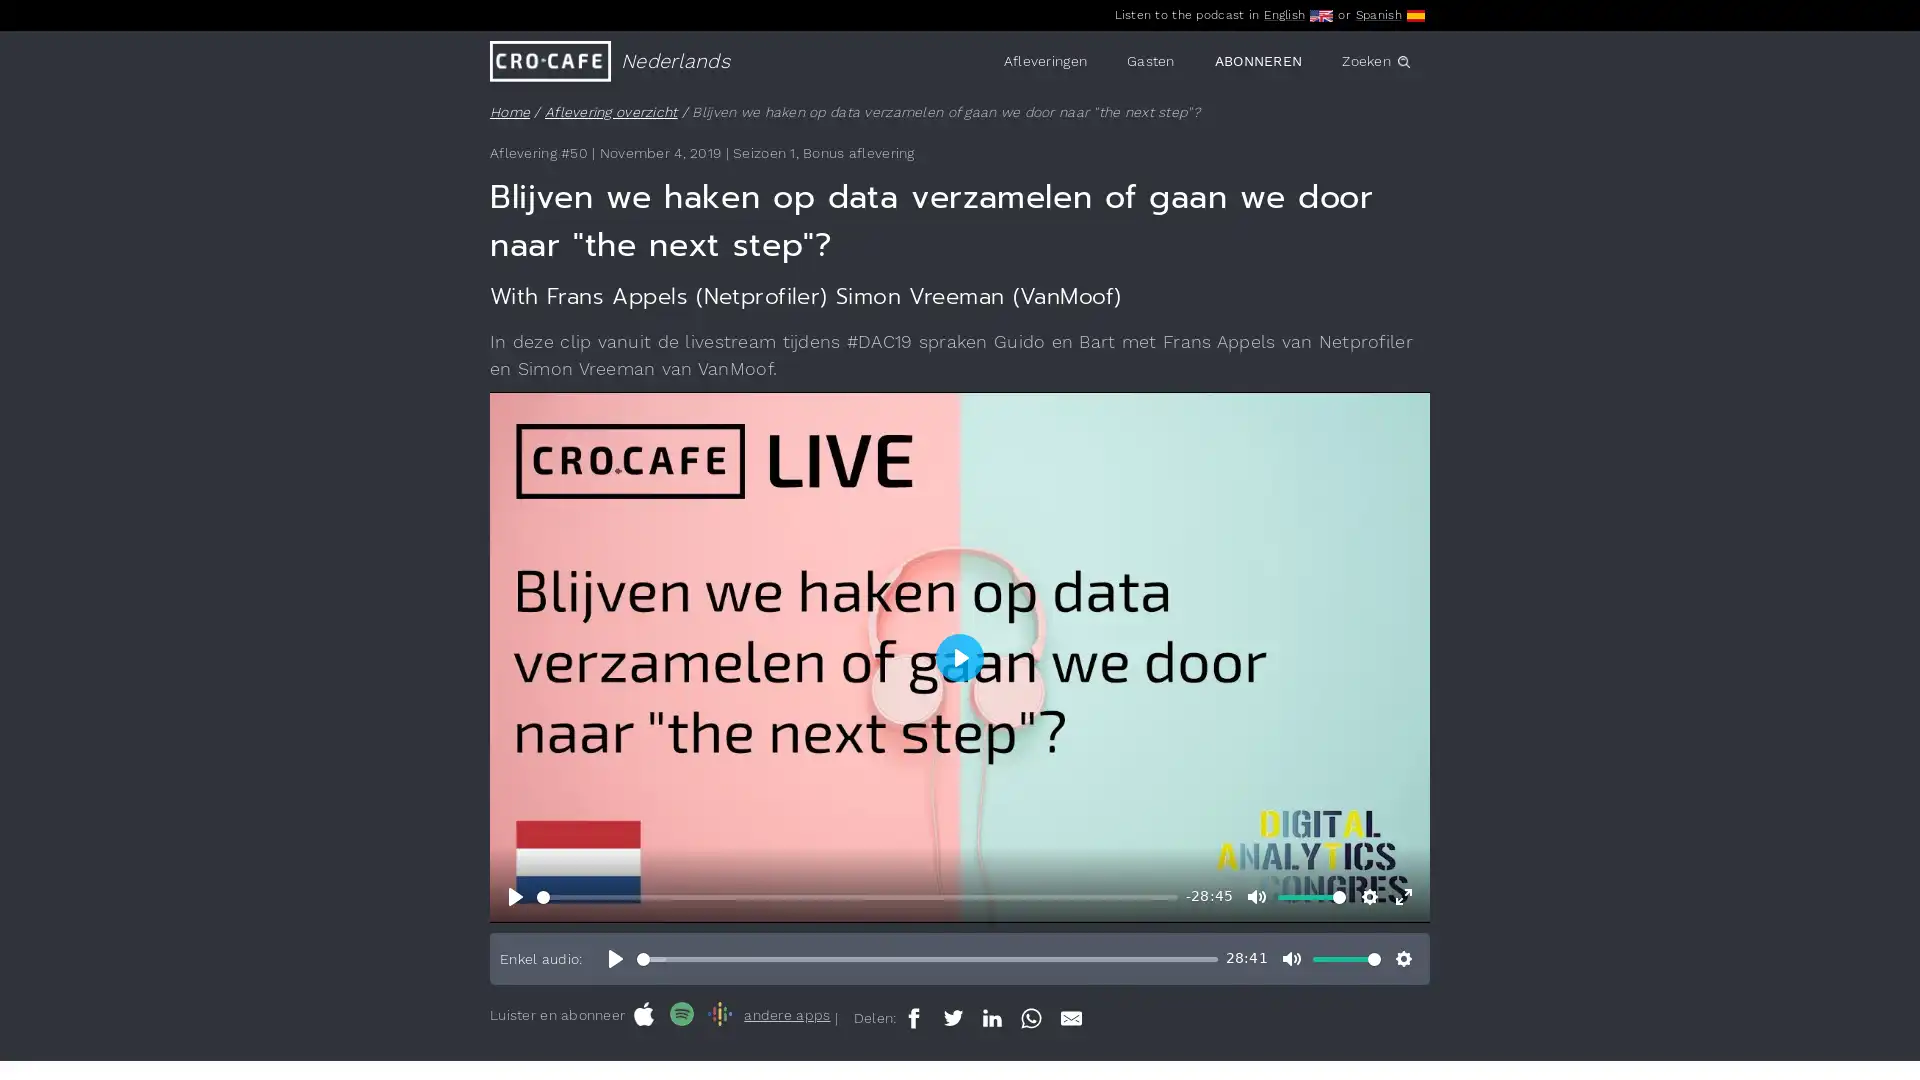 The height and width of the screenshot is (1080, 1920). I want to click on Play, Blijven we haken op data verzamelen of gaan we door naar "the next step"?, so click(516, 896).